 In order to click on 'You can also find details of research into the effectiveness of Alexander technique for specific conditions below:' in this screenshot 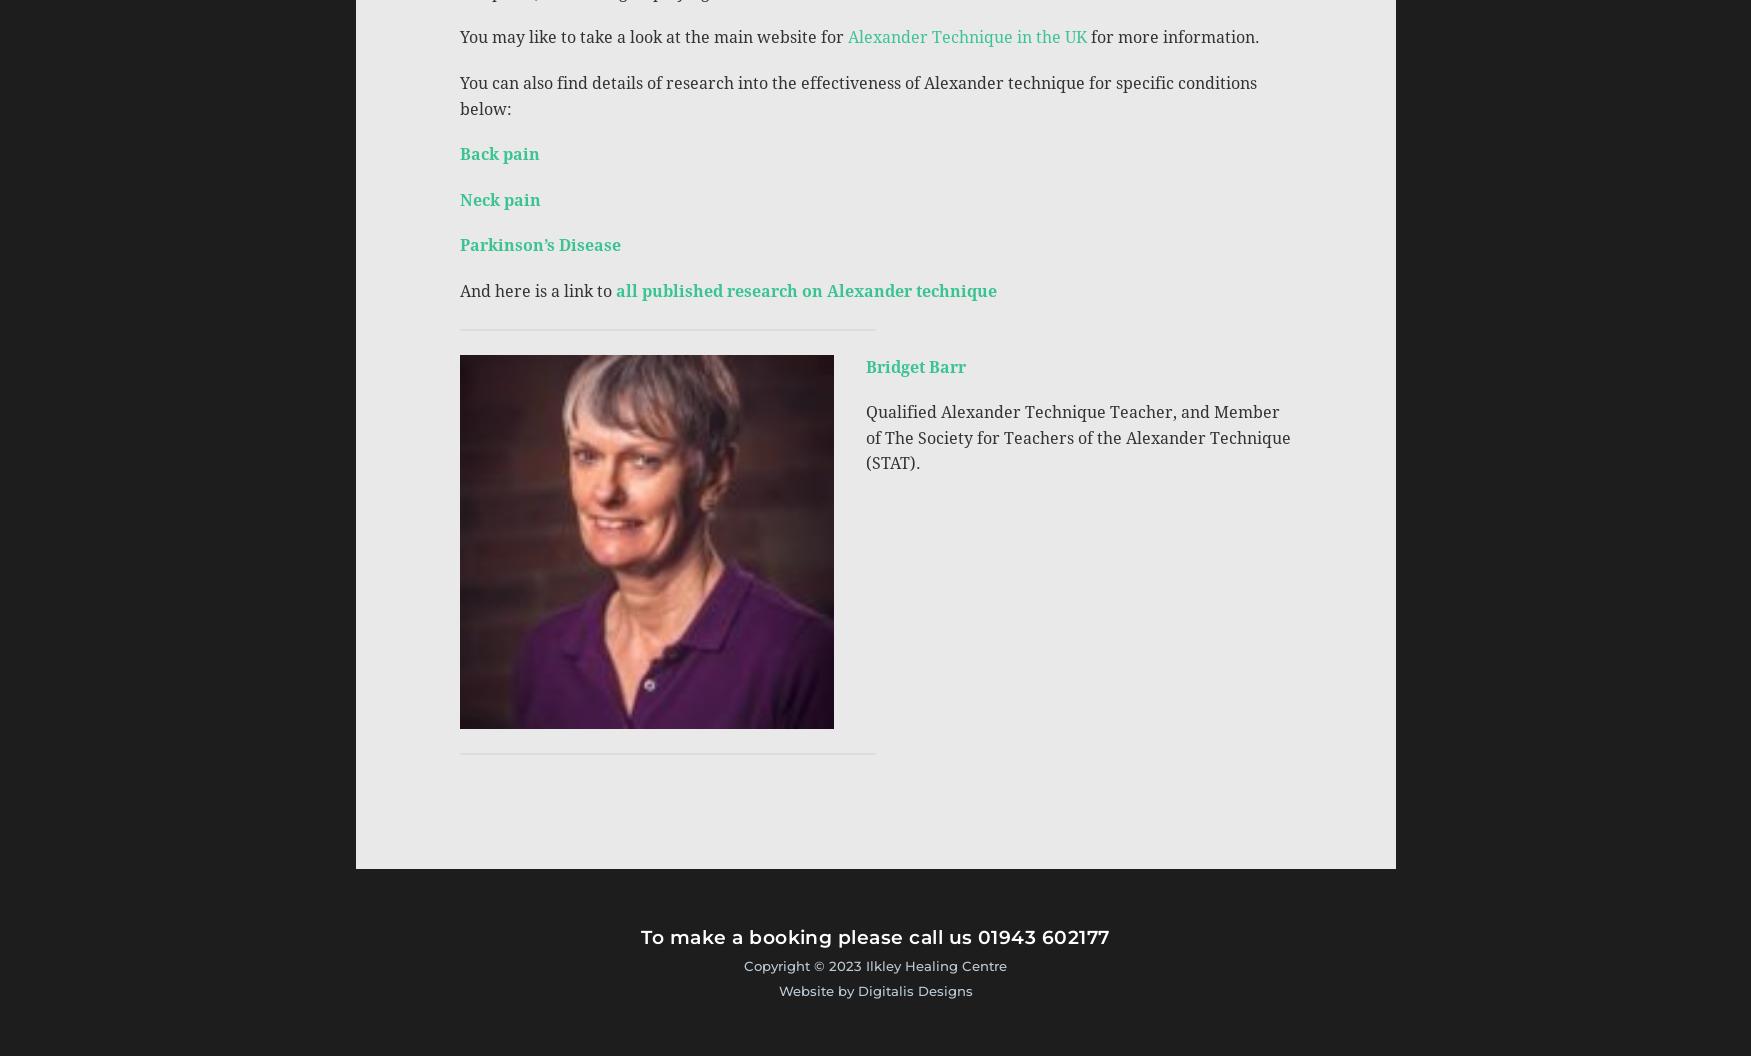, I will do `click(857, 94)`.